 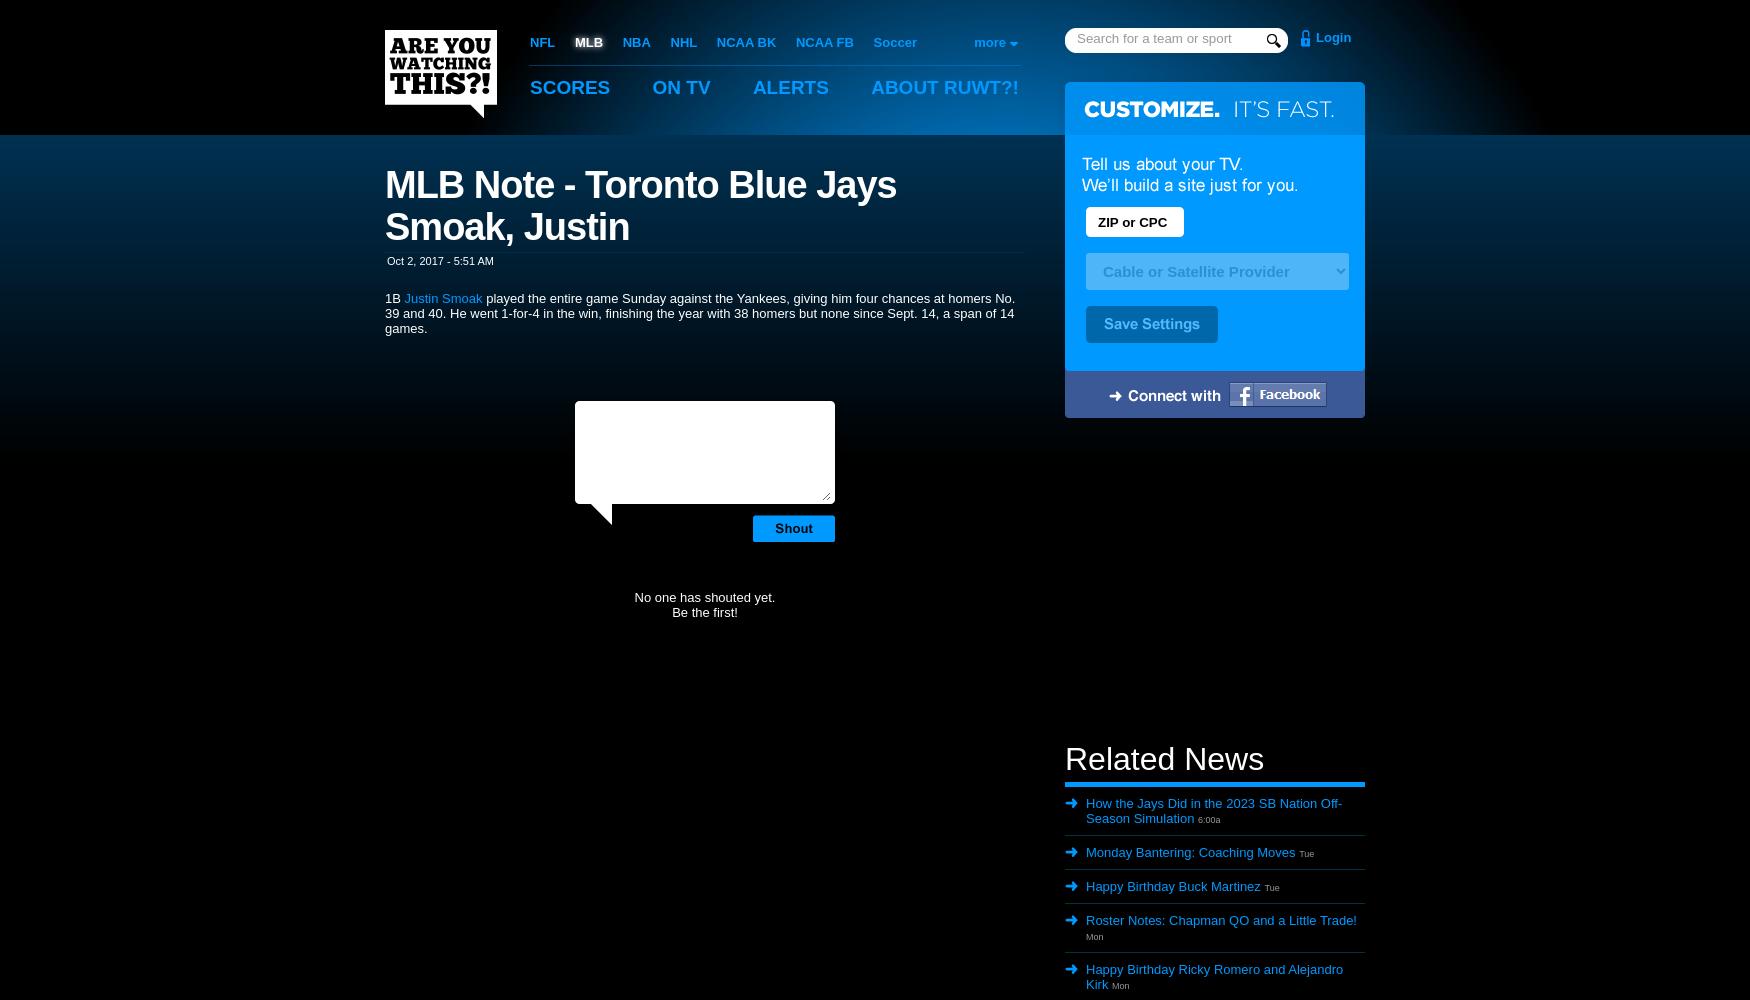 What do you see at coordinates (393, 297) in the screenshot?
I see `'1B'` at bounding box center [393, 297].